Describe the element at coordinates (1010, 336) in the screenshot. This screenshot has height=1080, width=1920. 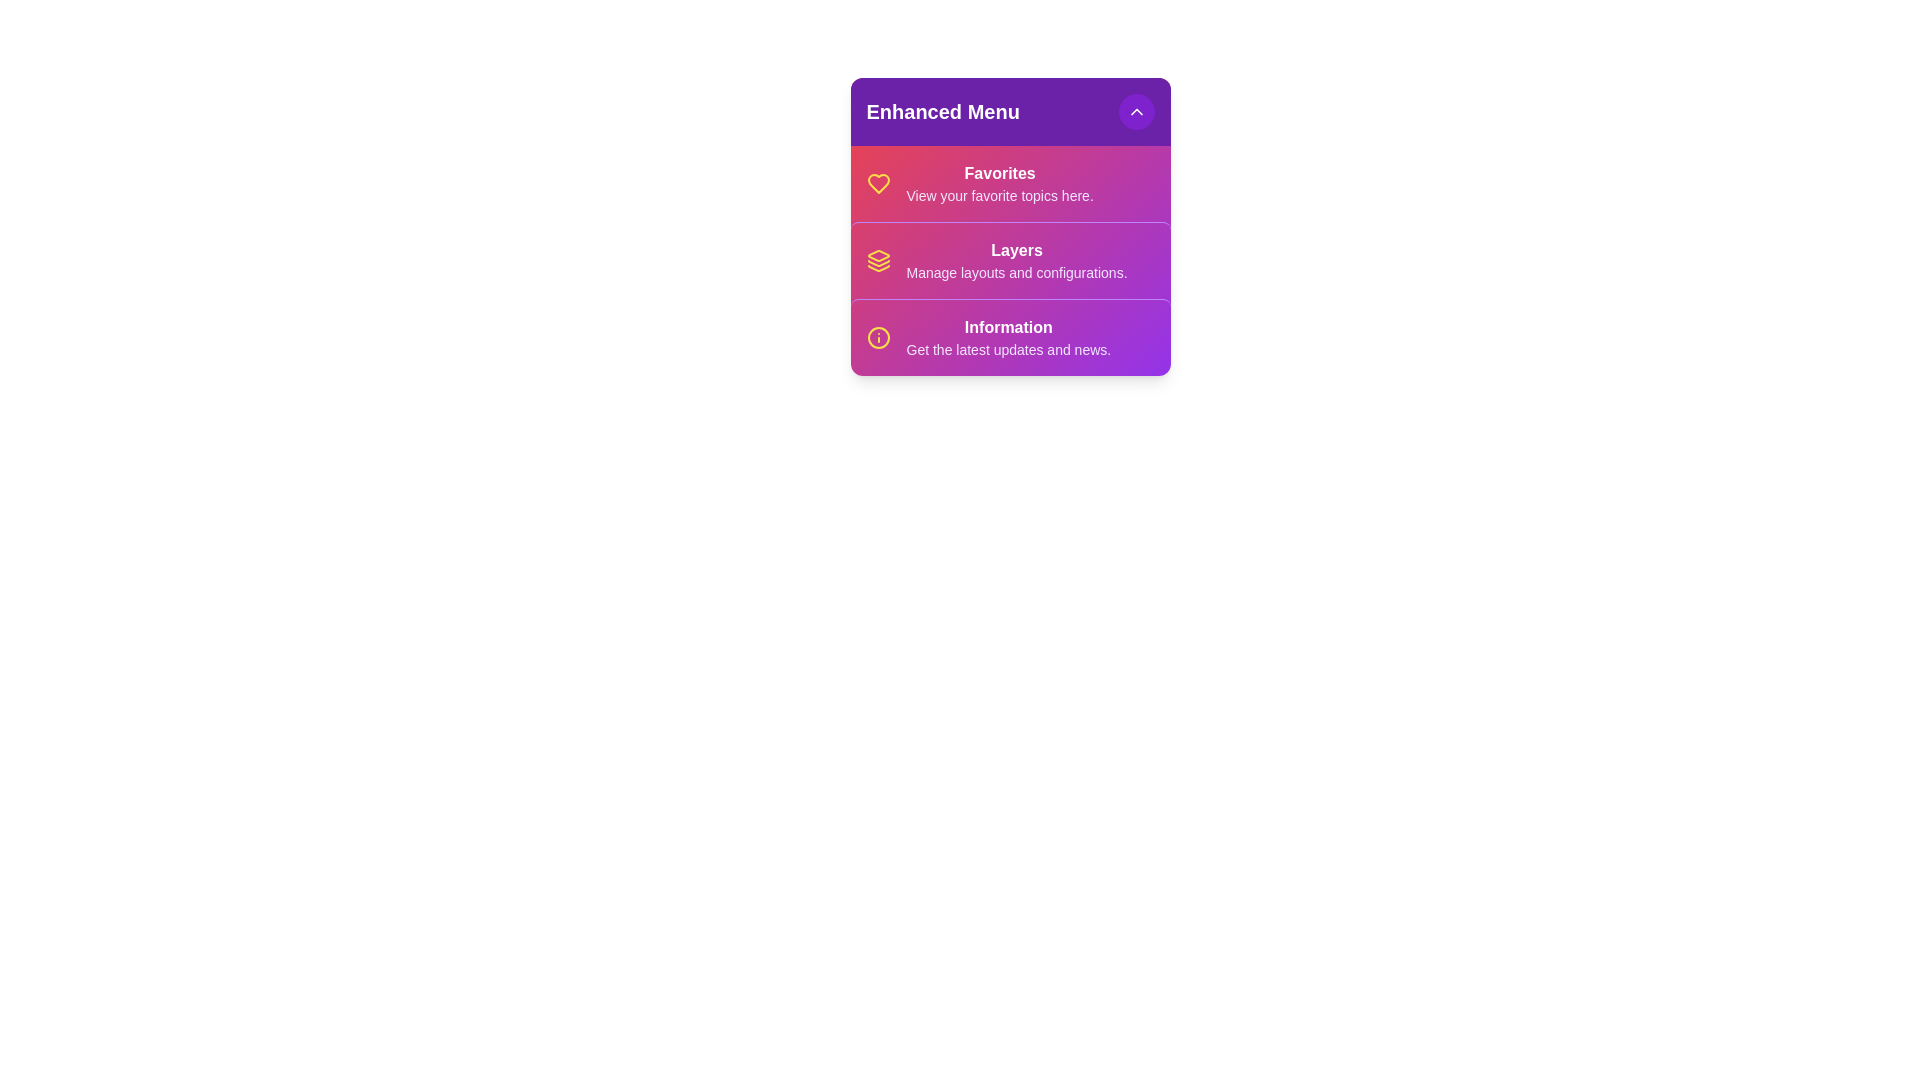
I see `the menu item Information by clicking on it` at that location.